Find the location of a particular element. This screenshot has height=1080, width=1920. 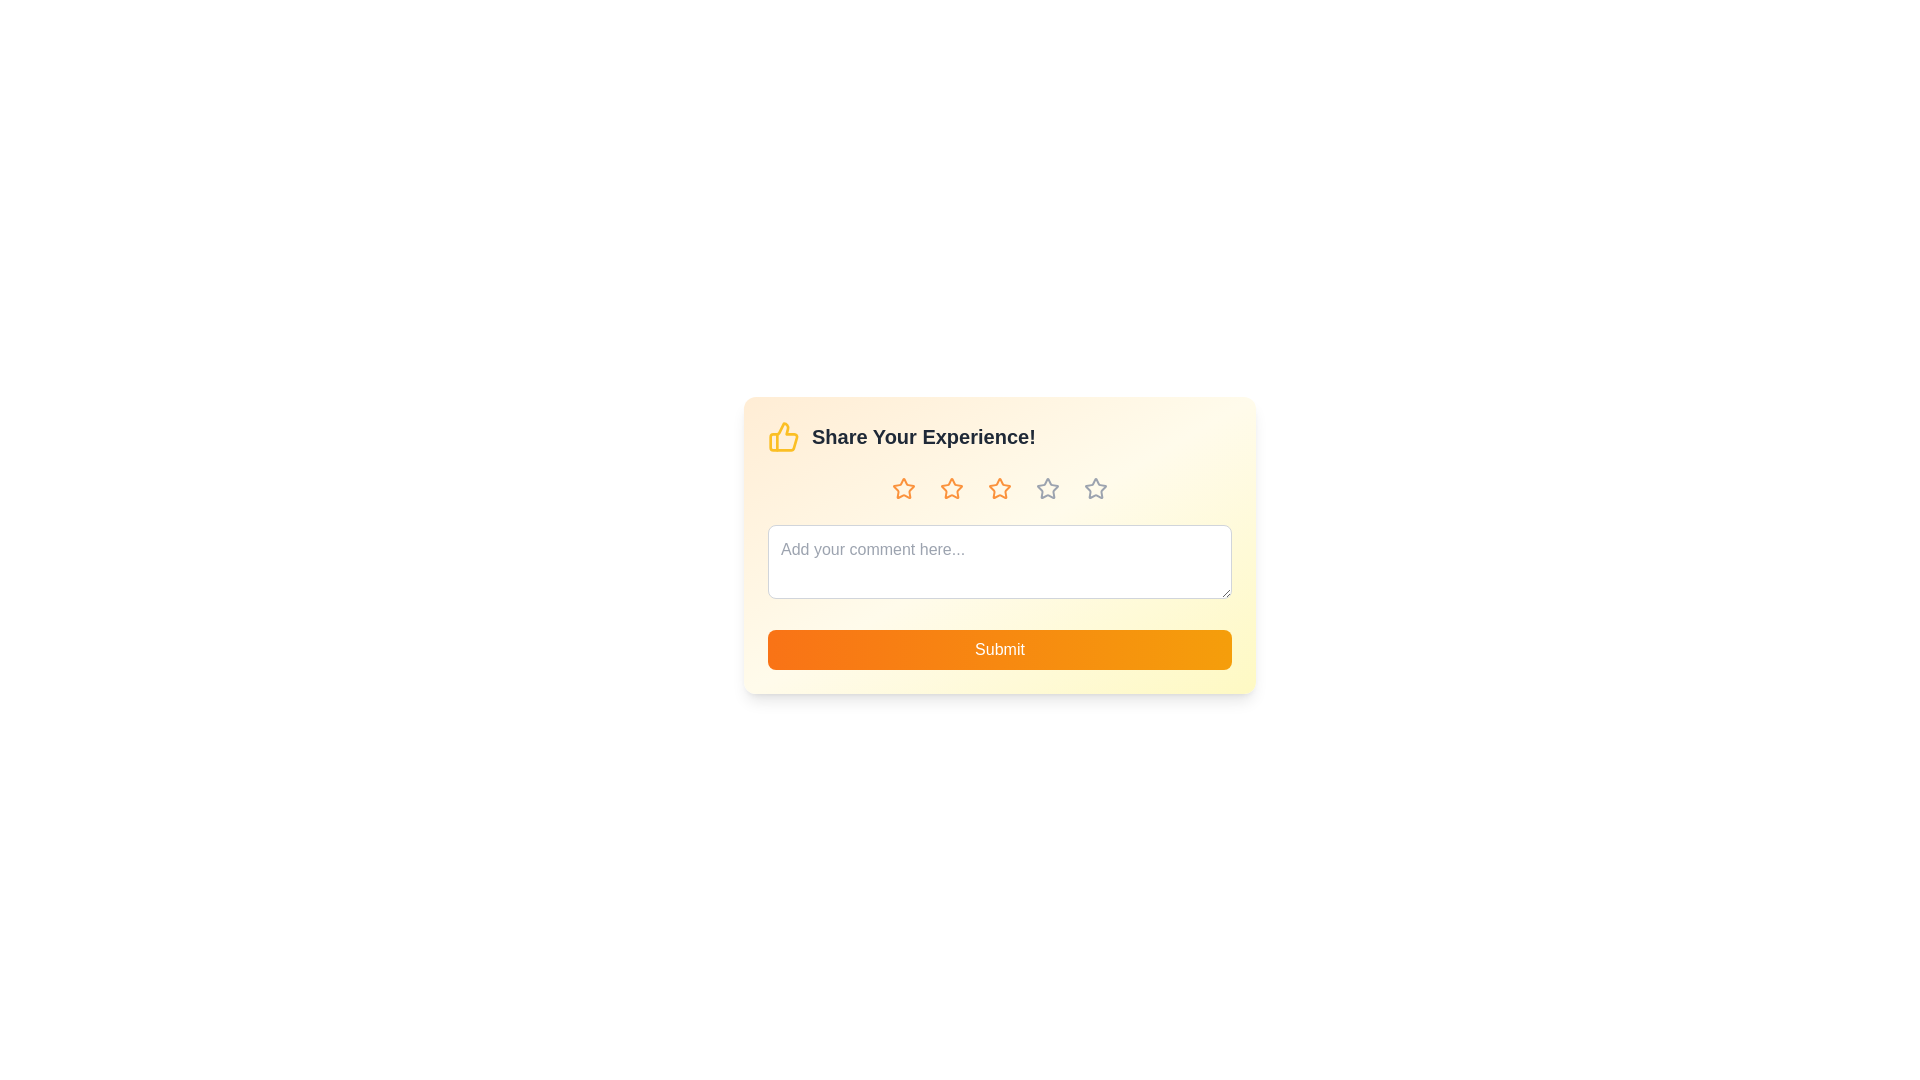

'Submit' button to submit the feedback is located at coordinates (999, 650).